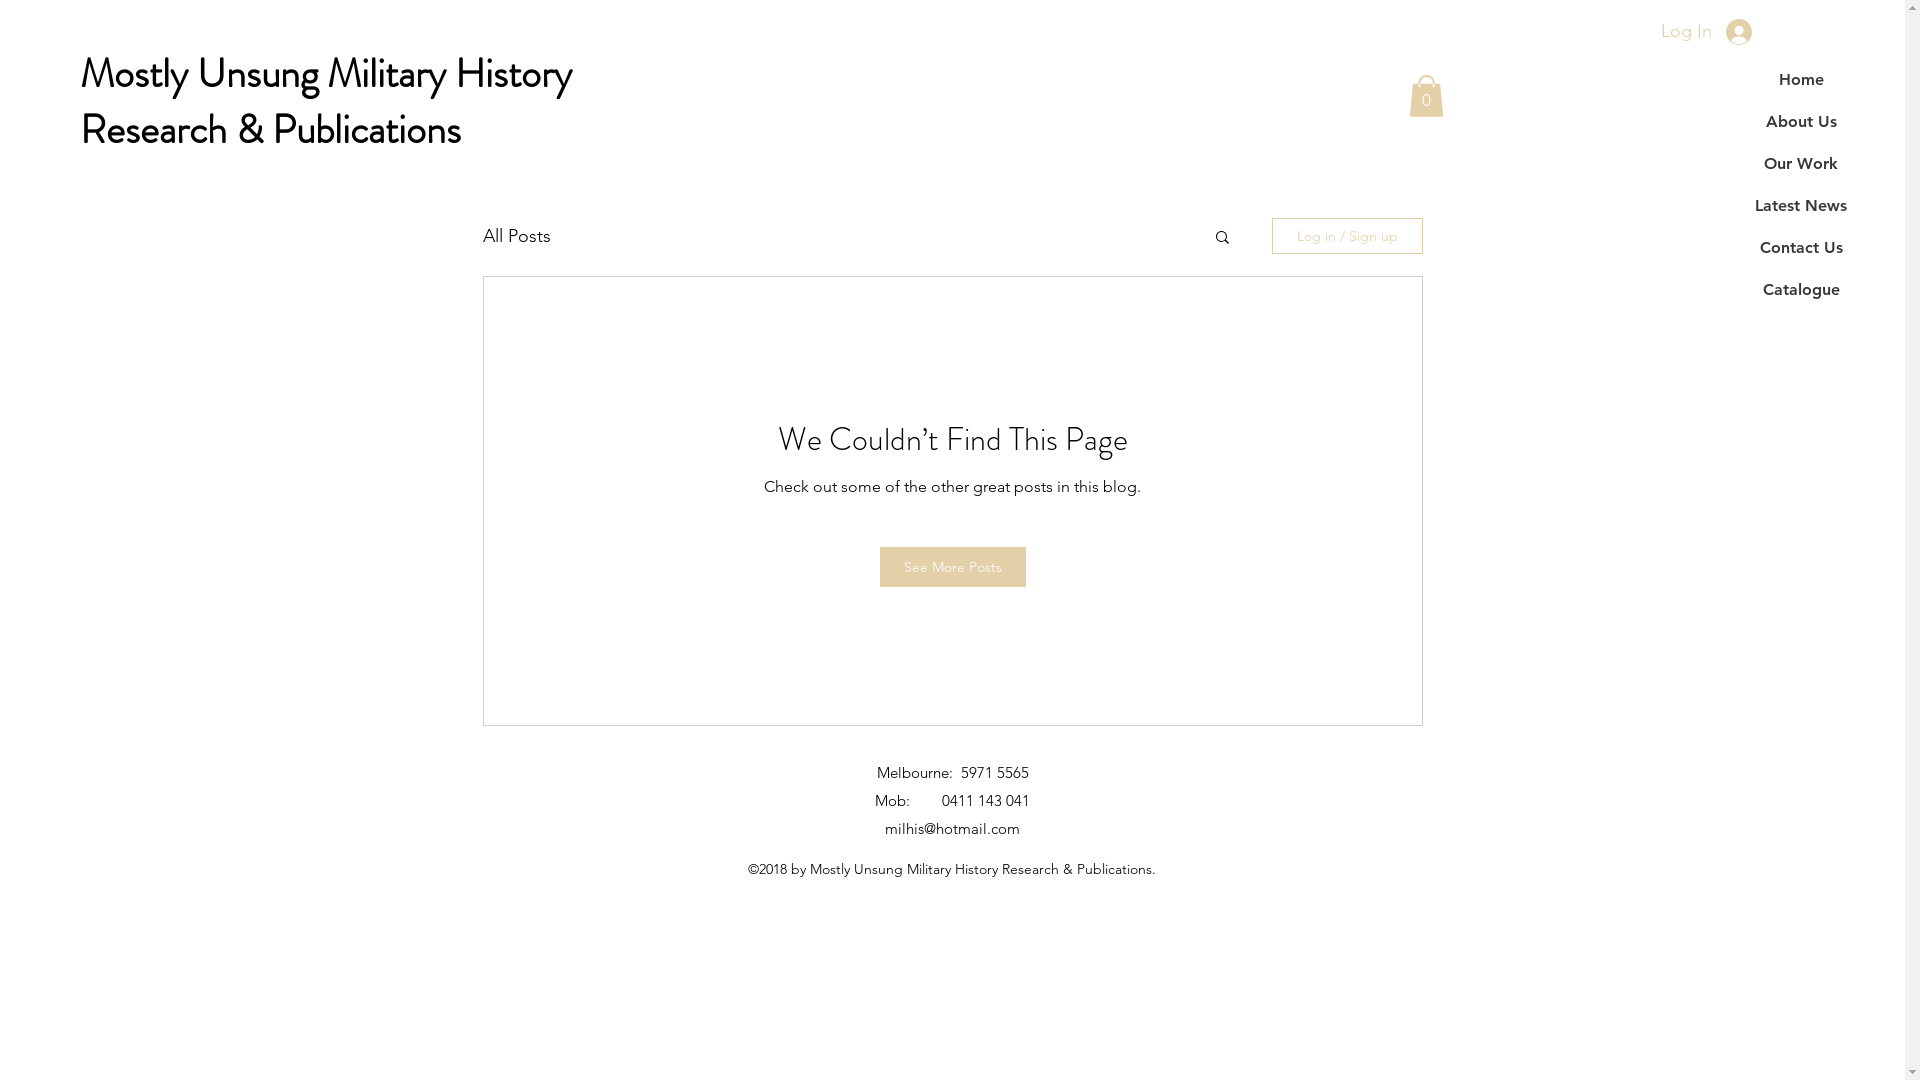 The width and height of the screenshot is (1920, 1080). Describe the element at coordinates (1800, 162) in the screenshot. I see `'Our Work'` at that location.